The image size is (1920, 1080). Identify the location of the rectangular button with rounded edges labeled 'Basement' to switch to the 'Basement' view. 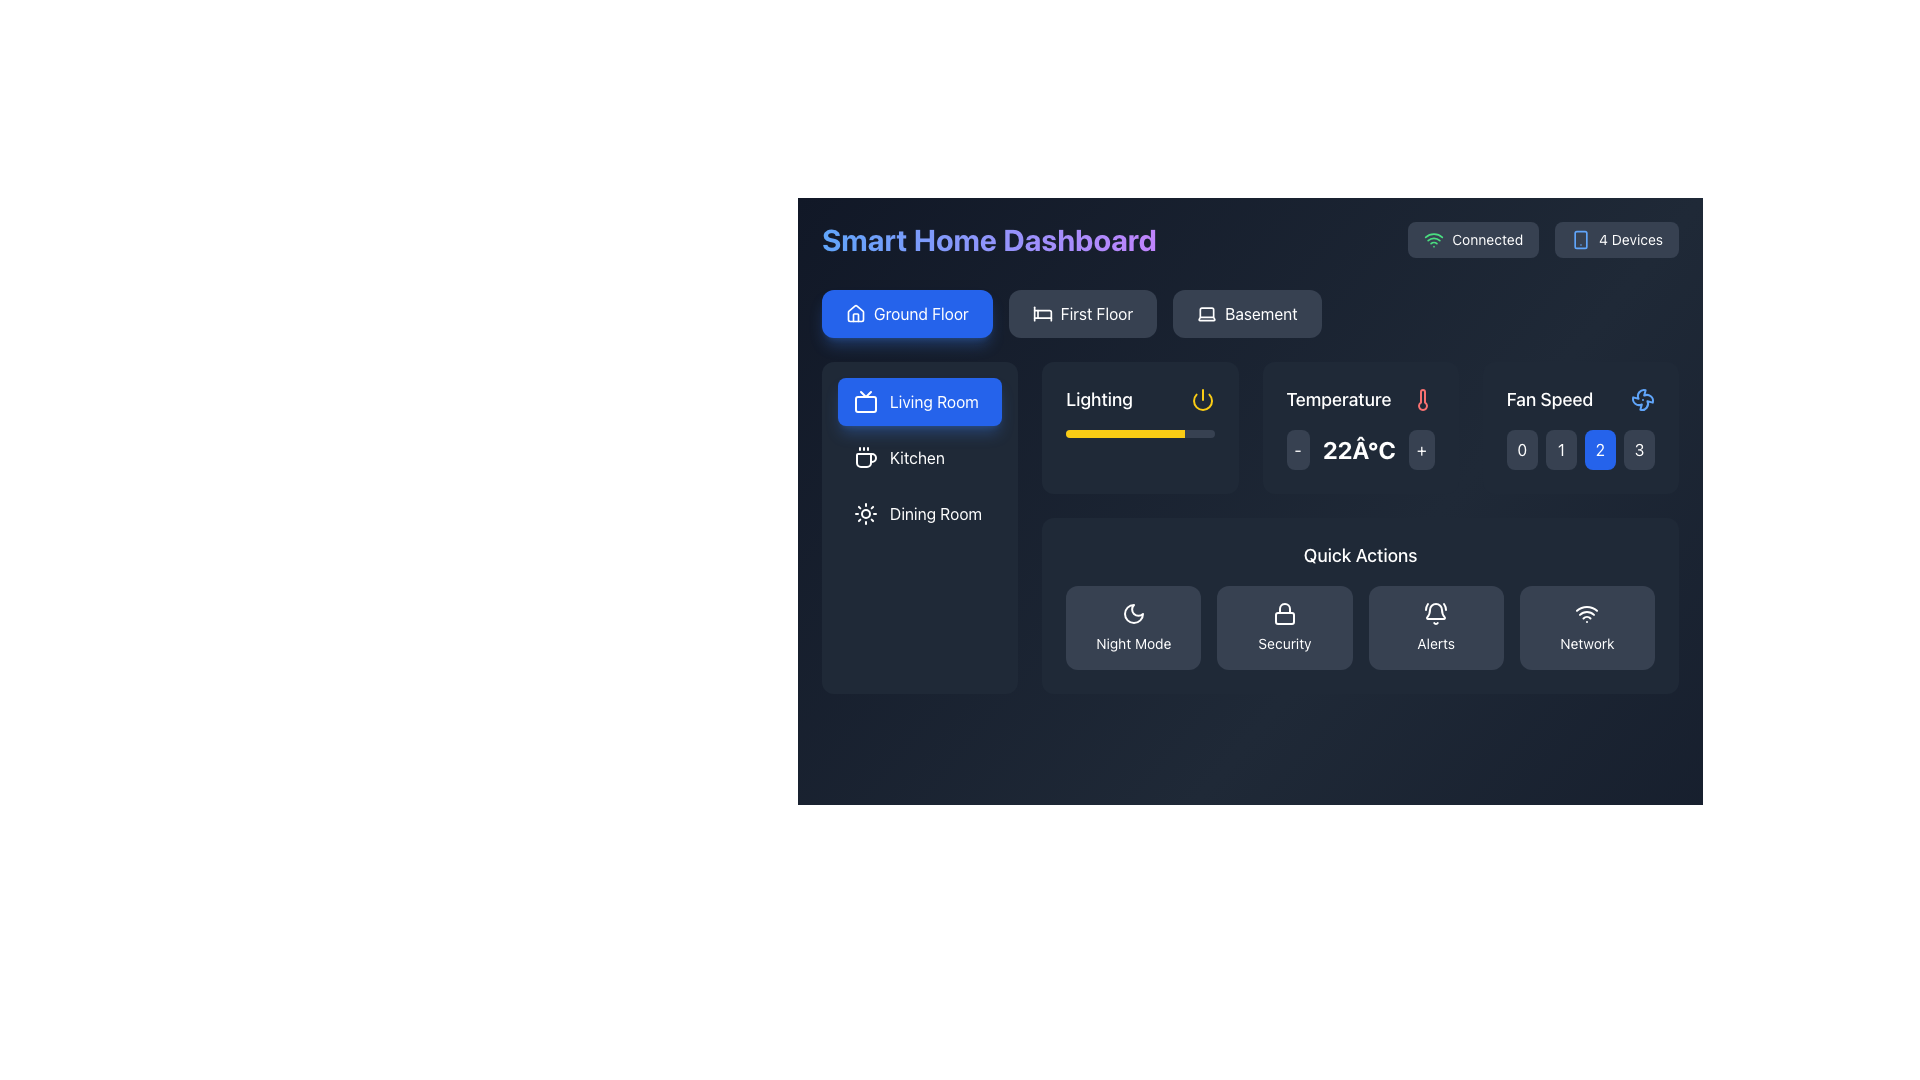
(1249, 313).